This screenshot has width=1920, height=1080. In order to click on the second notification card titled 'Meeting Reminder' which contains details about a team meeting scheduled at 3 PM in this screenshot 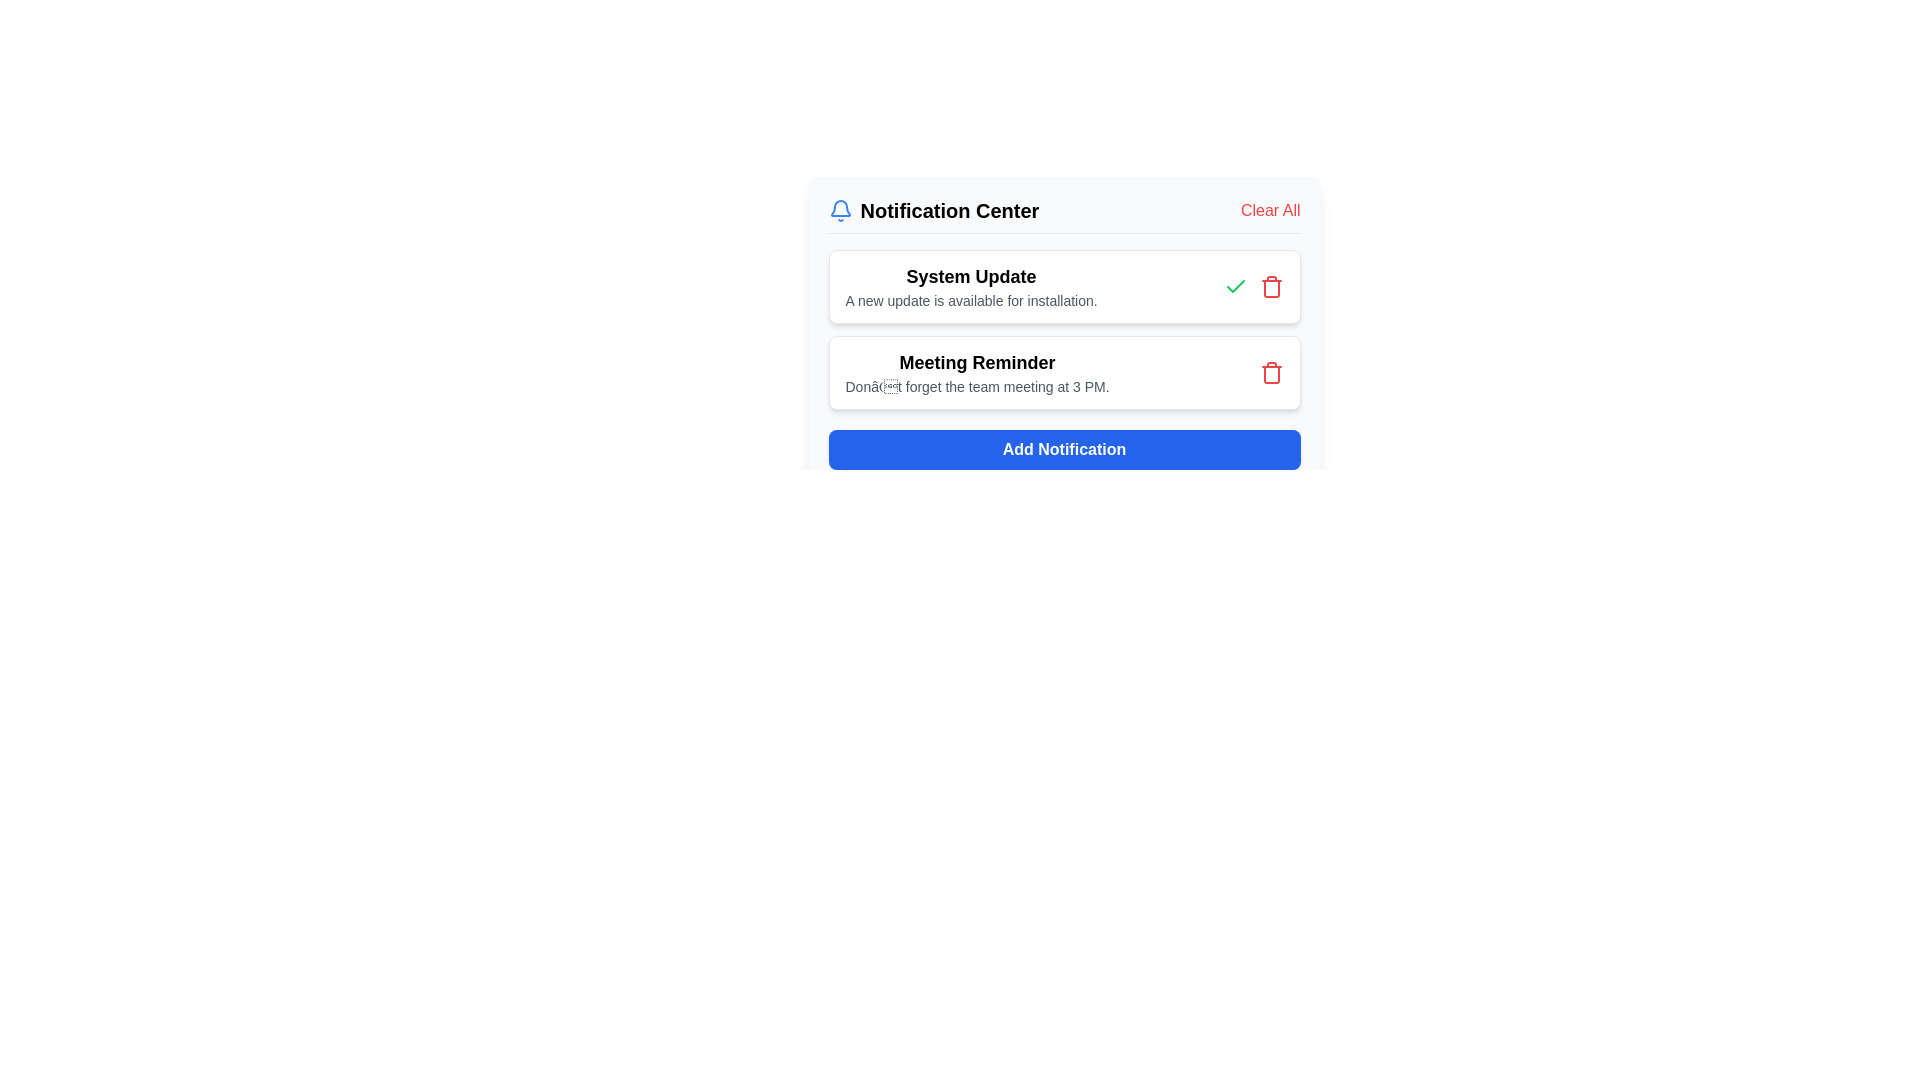, I will do `click(1063, 373)`.